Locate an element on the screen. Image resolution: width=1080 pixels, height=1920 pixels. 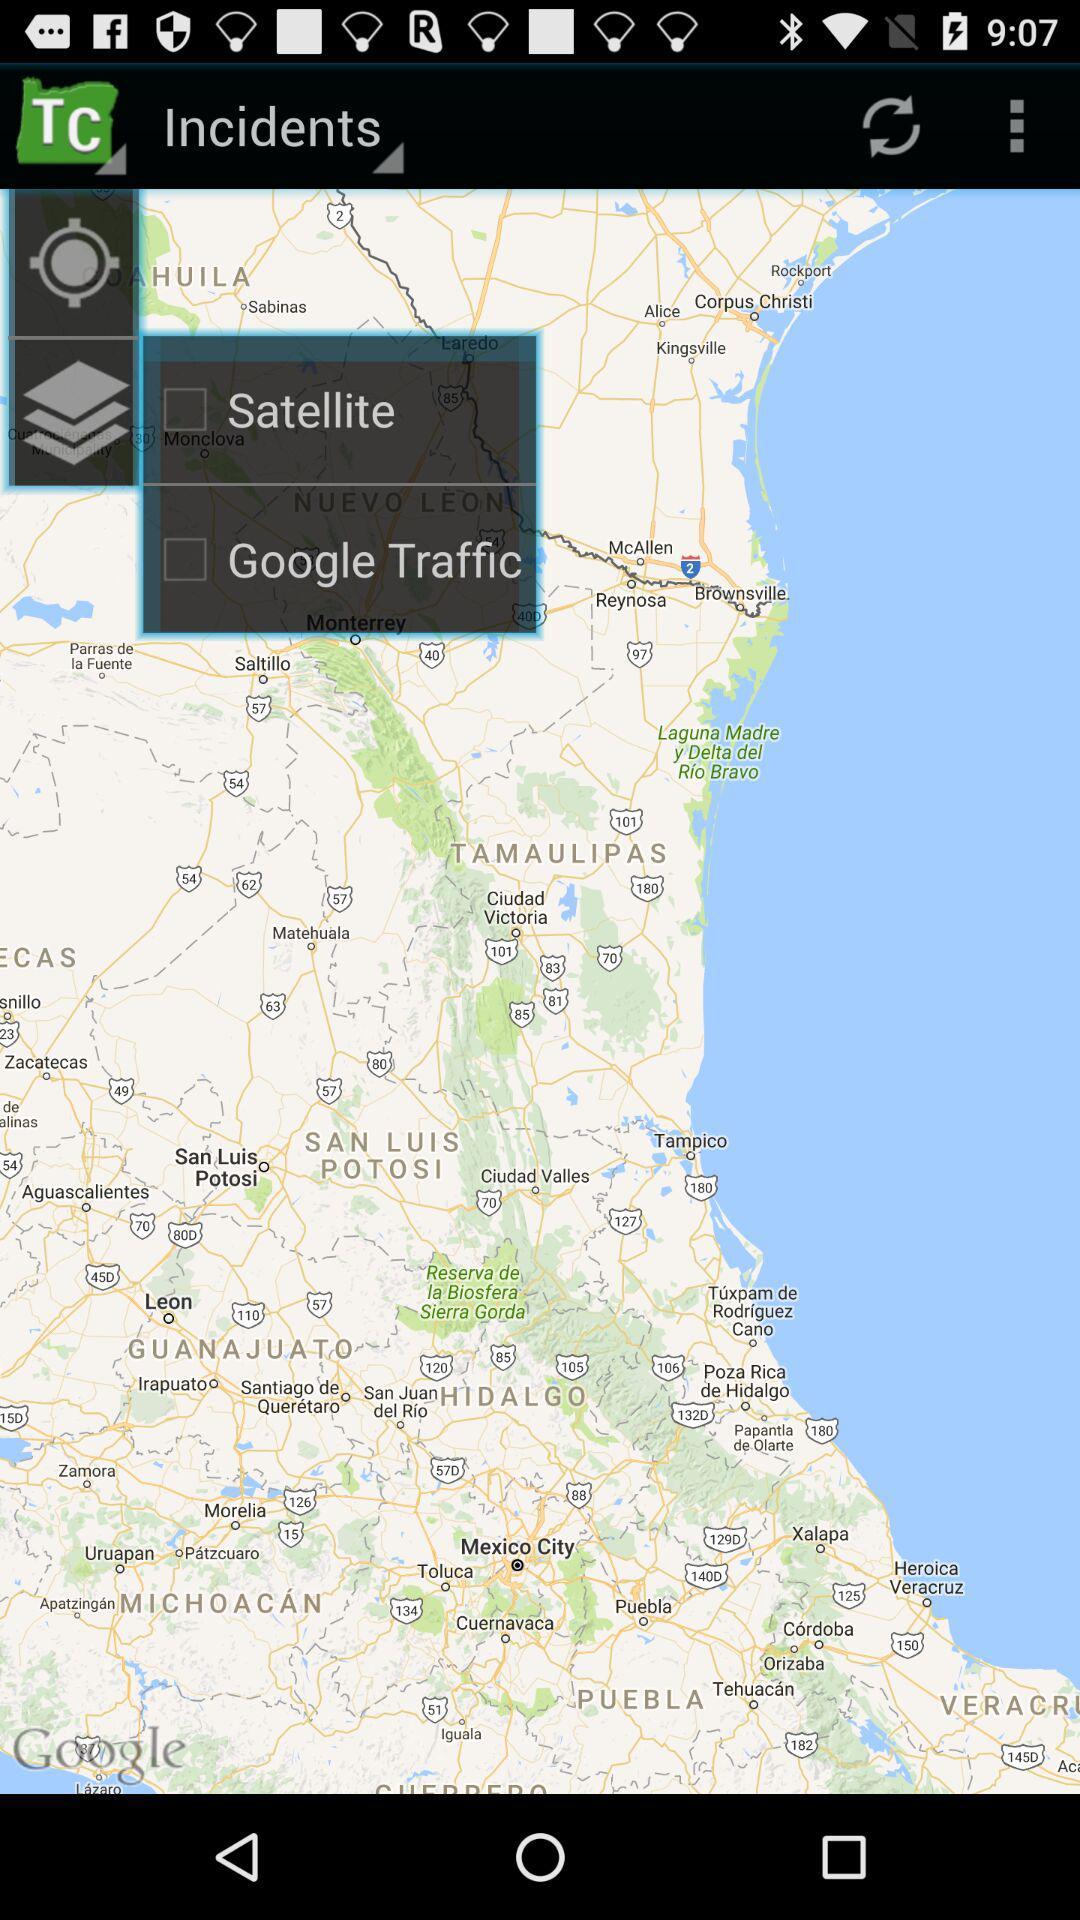
the icon above google traffic item is located at coordinates (72, 412).